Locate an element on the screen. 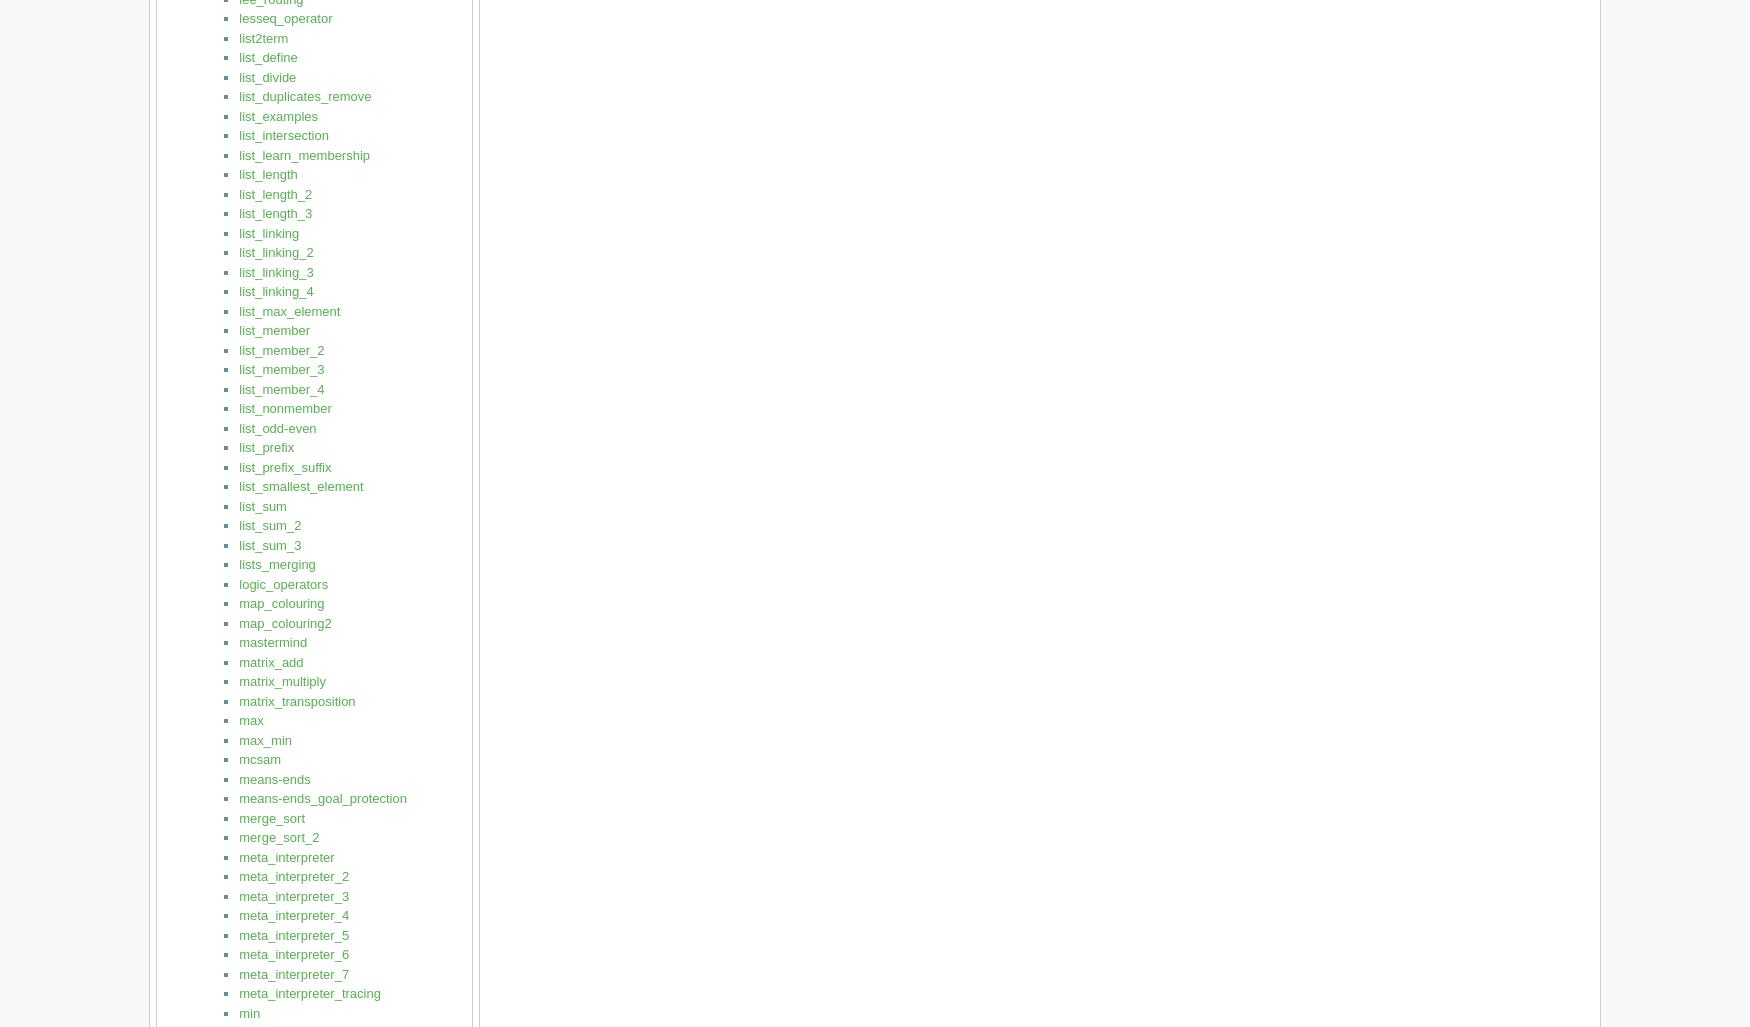 Image resolution: width=1750 pixels, height=1027 pixels. 'list_sum_2' is located at coordinates (269, 524).